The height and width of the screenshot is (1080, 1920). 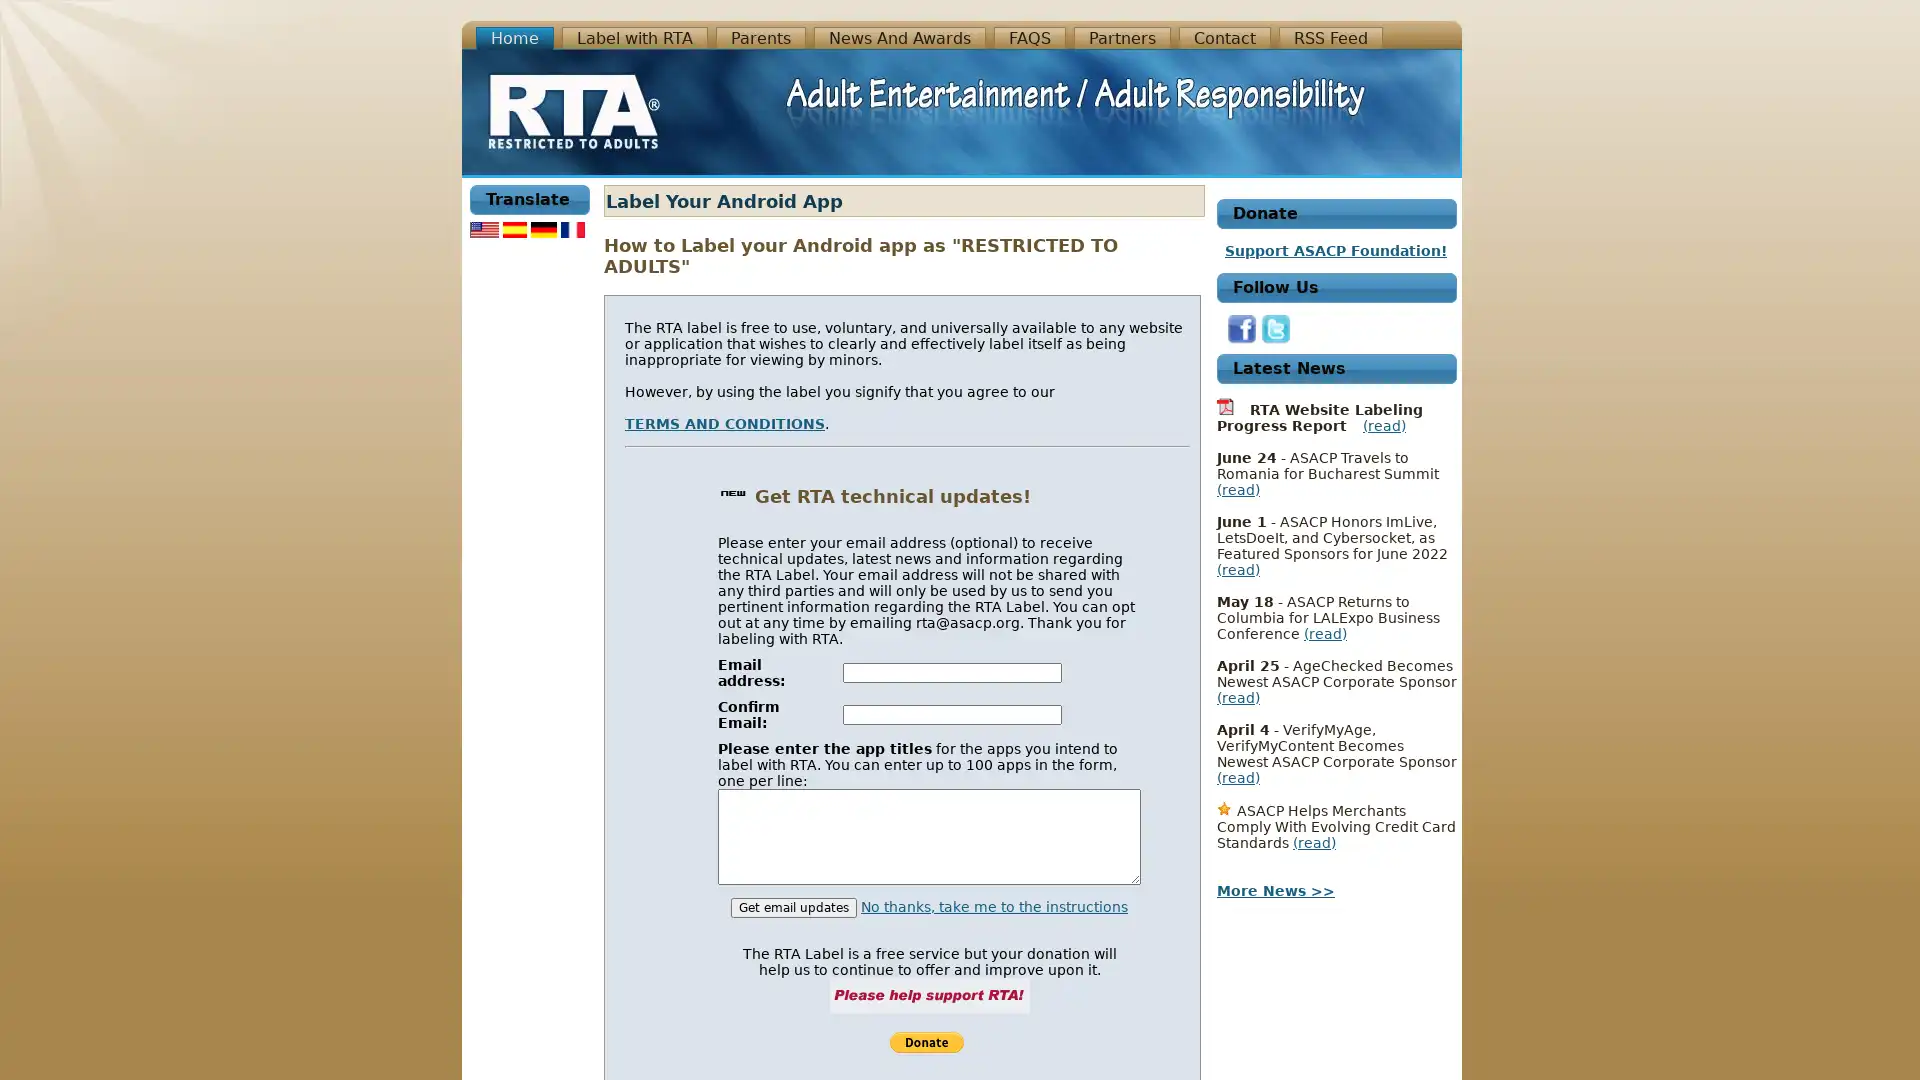 What do you see at coordinates (792, 907) in the screenshot?
I see `Get email updates` at bounding box center [792, 907].